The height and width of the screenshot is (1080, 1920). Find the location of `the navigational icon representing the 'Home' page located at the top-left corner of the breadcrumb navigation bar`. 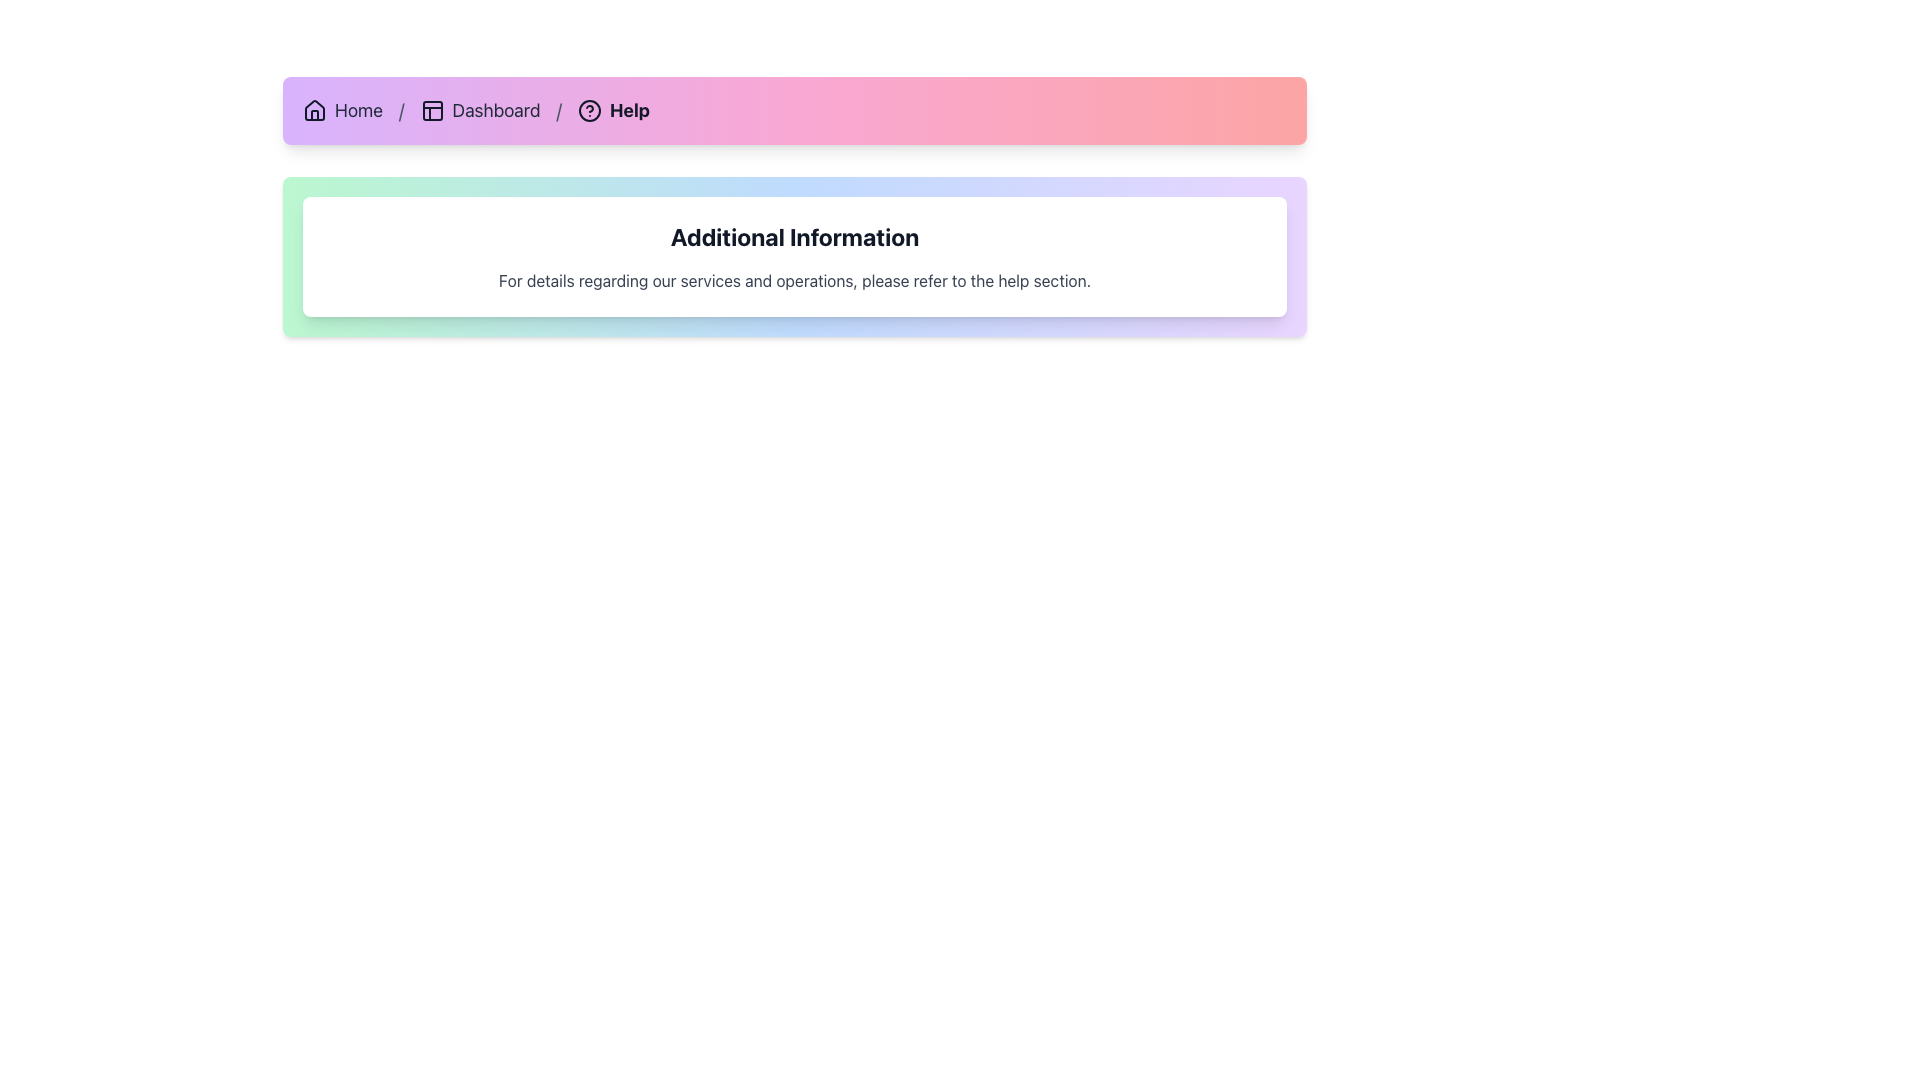

the navigational icon representing the 'Home' page located at the top-left corner of the breadcrumb navigation bar is located at coordinates (314, 111).